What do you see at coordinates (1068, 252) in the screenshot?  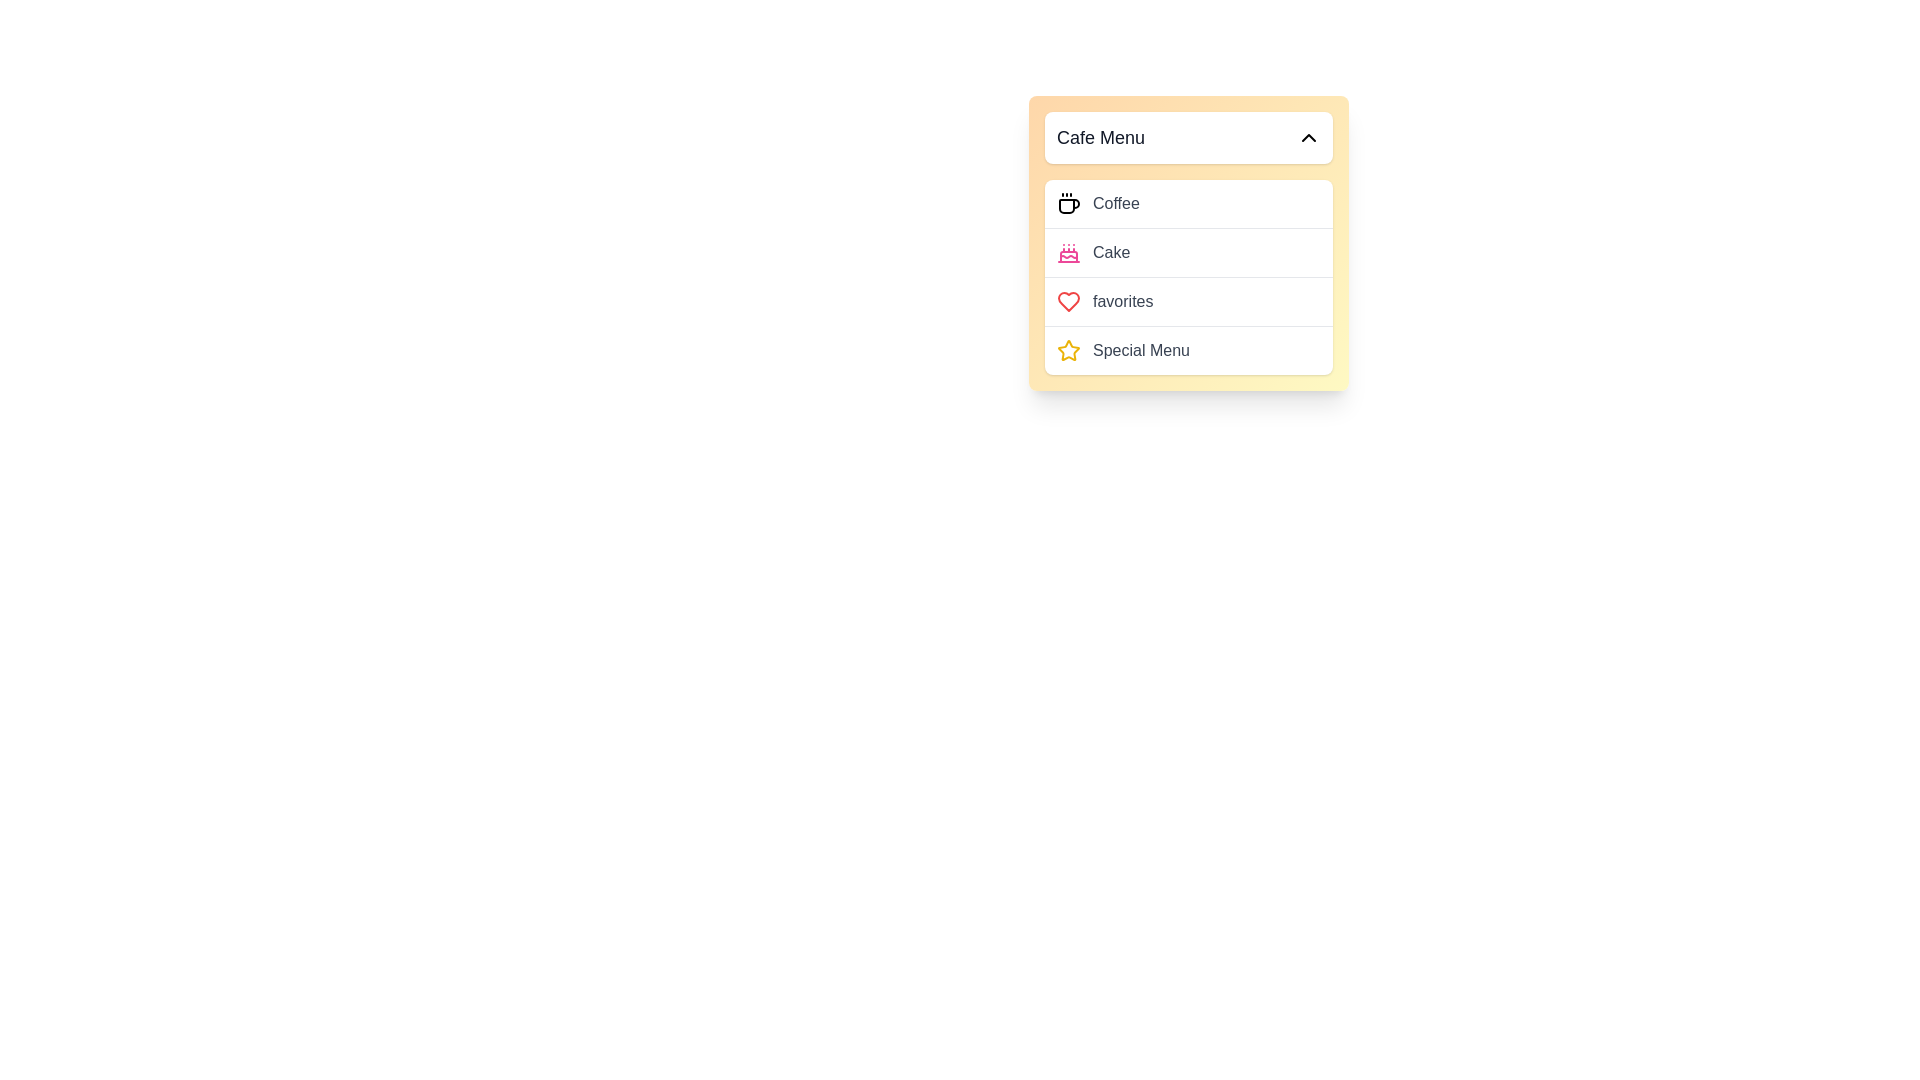 I see `the cake-shaped icon located in the 'Cafe Menu' dropdown, positioned below the coffee icon and above the 'favorites' label` at bounding box center [1068, 252].